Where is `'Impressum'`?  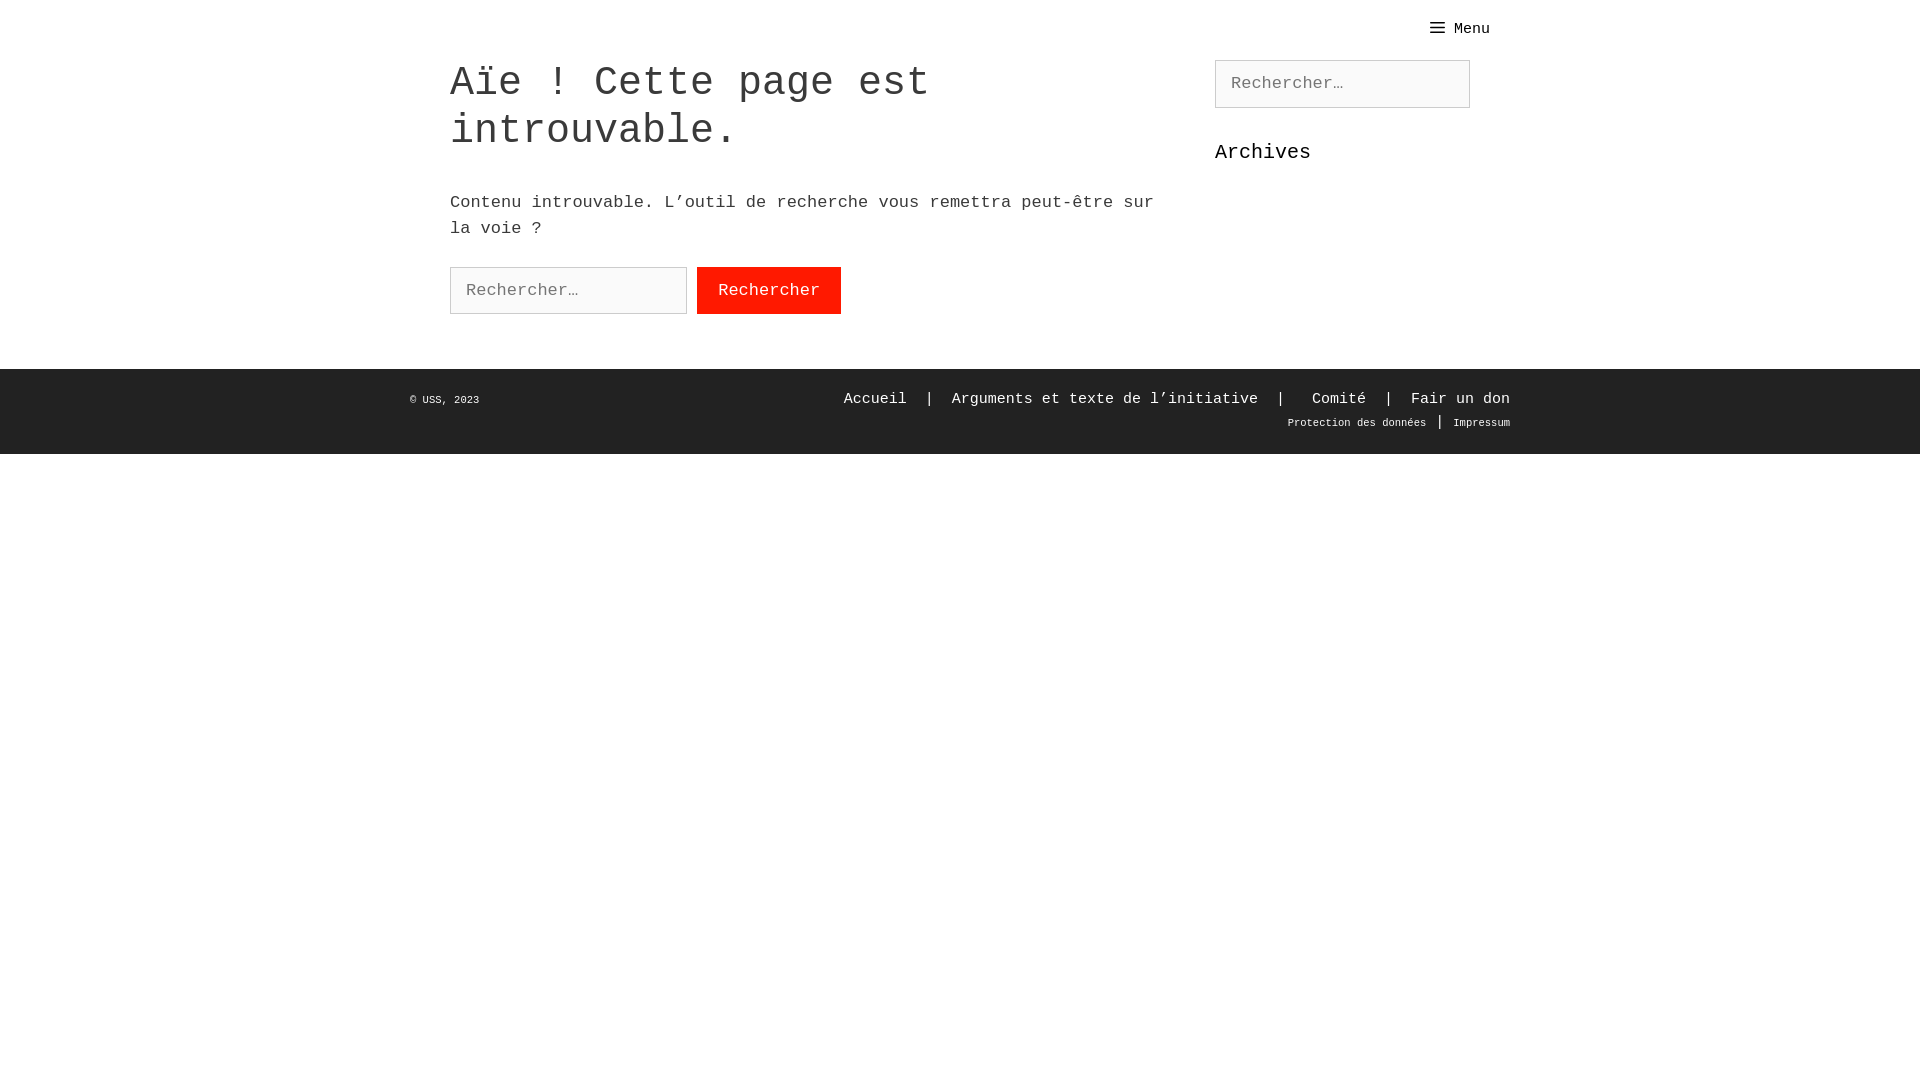
'Impressum' is located at coordinates (1481, 420).